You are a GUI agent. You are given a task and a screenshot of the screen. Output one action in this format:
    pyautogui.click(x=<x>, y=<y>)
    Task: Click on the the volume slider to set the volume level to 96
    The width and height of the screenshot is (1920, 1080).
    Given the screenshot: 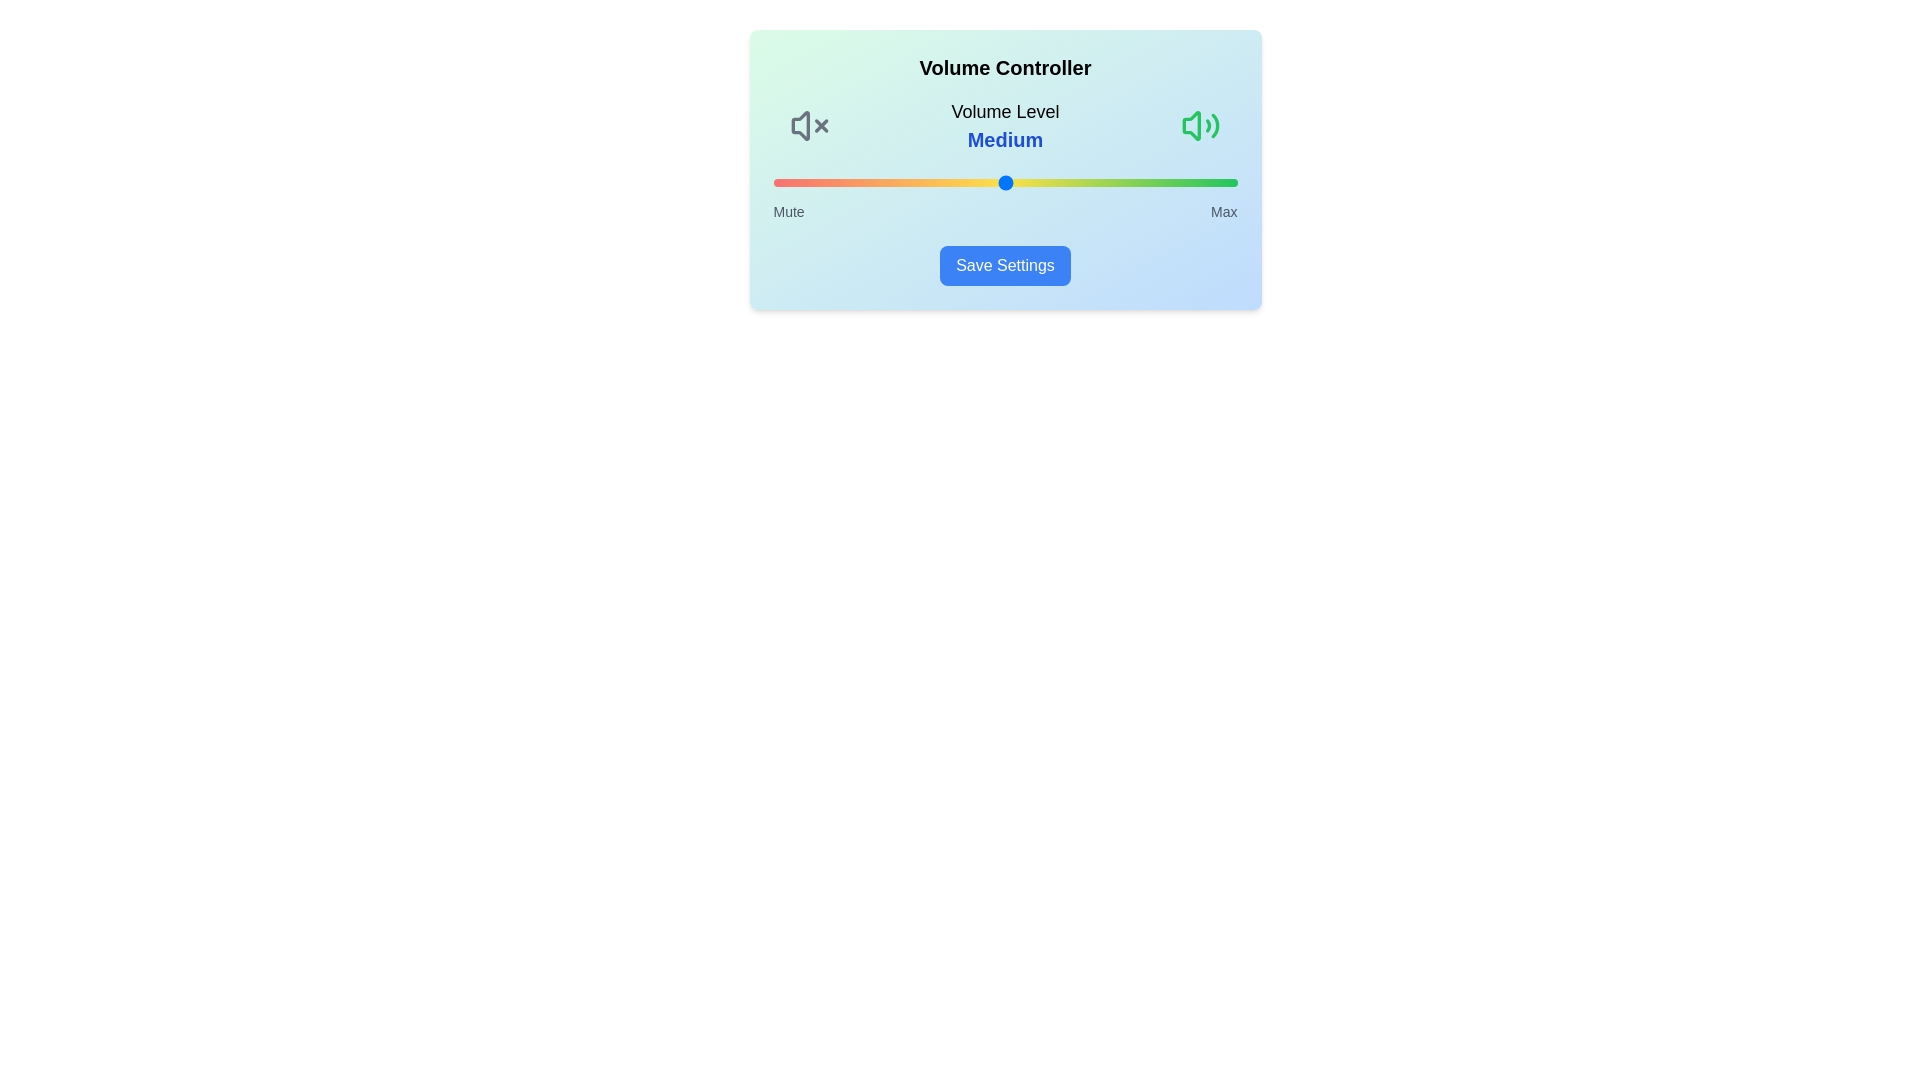 What is the action you would take?
    pyautogui.click(x=1218, y=182)
    